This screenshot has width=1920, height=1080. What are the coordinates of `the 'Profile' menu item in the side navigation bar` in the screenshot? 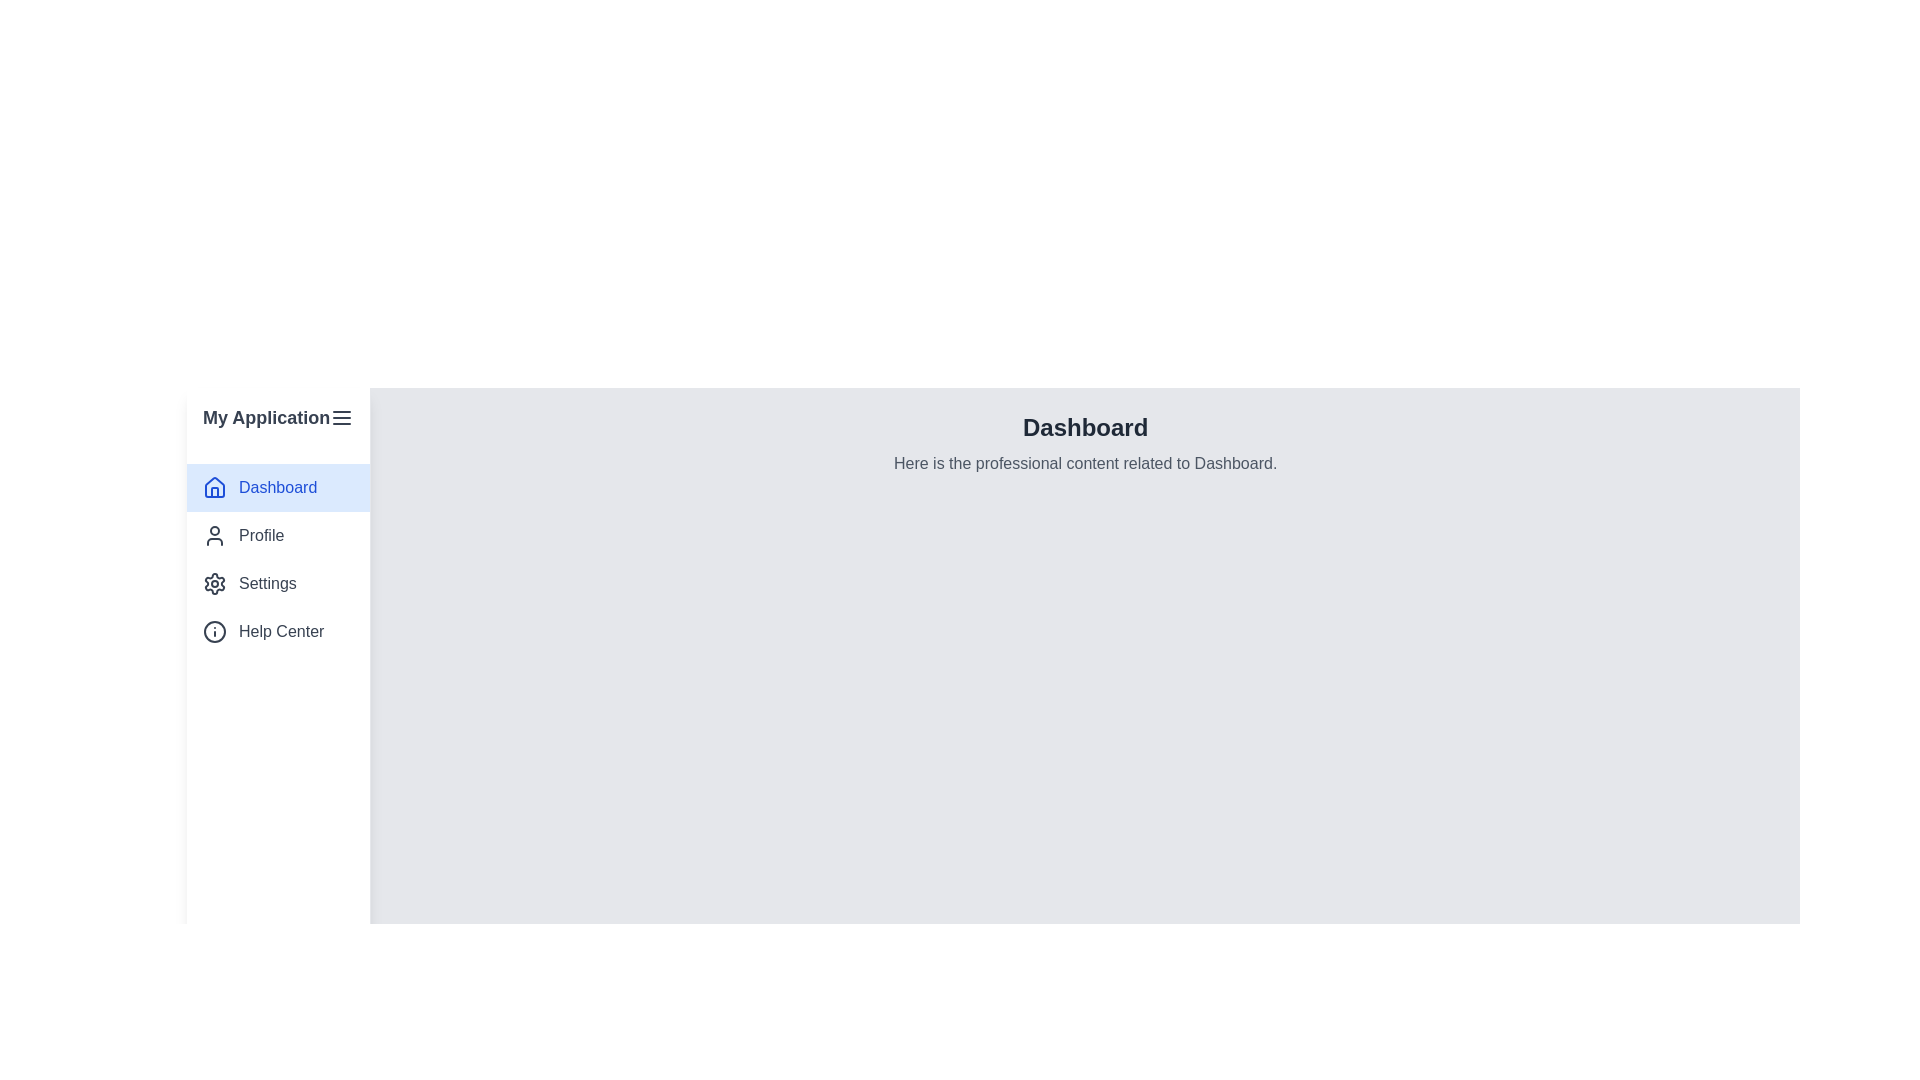 It's located at (277, 535).